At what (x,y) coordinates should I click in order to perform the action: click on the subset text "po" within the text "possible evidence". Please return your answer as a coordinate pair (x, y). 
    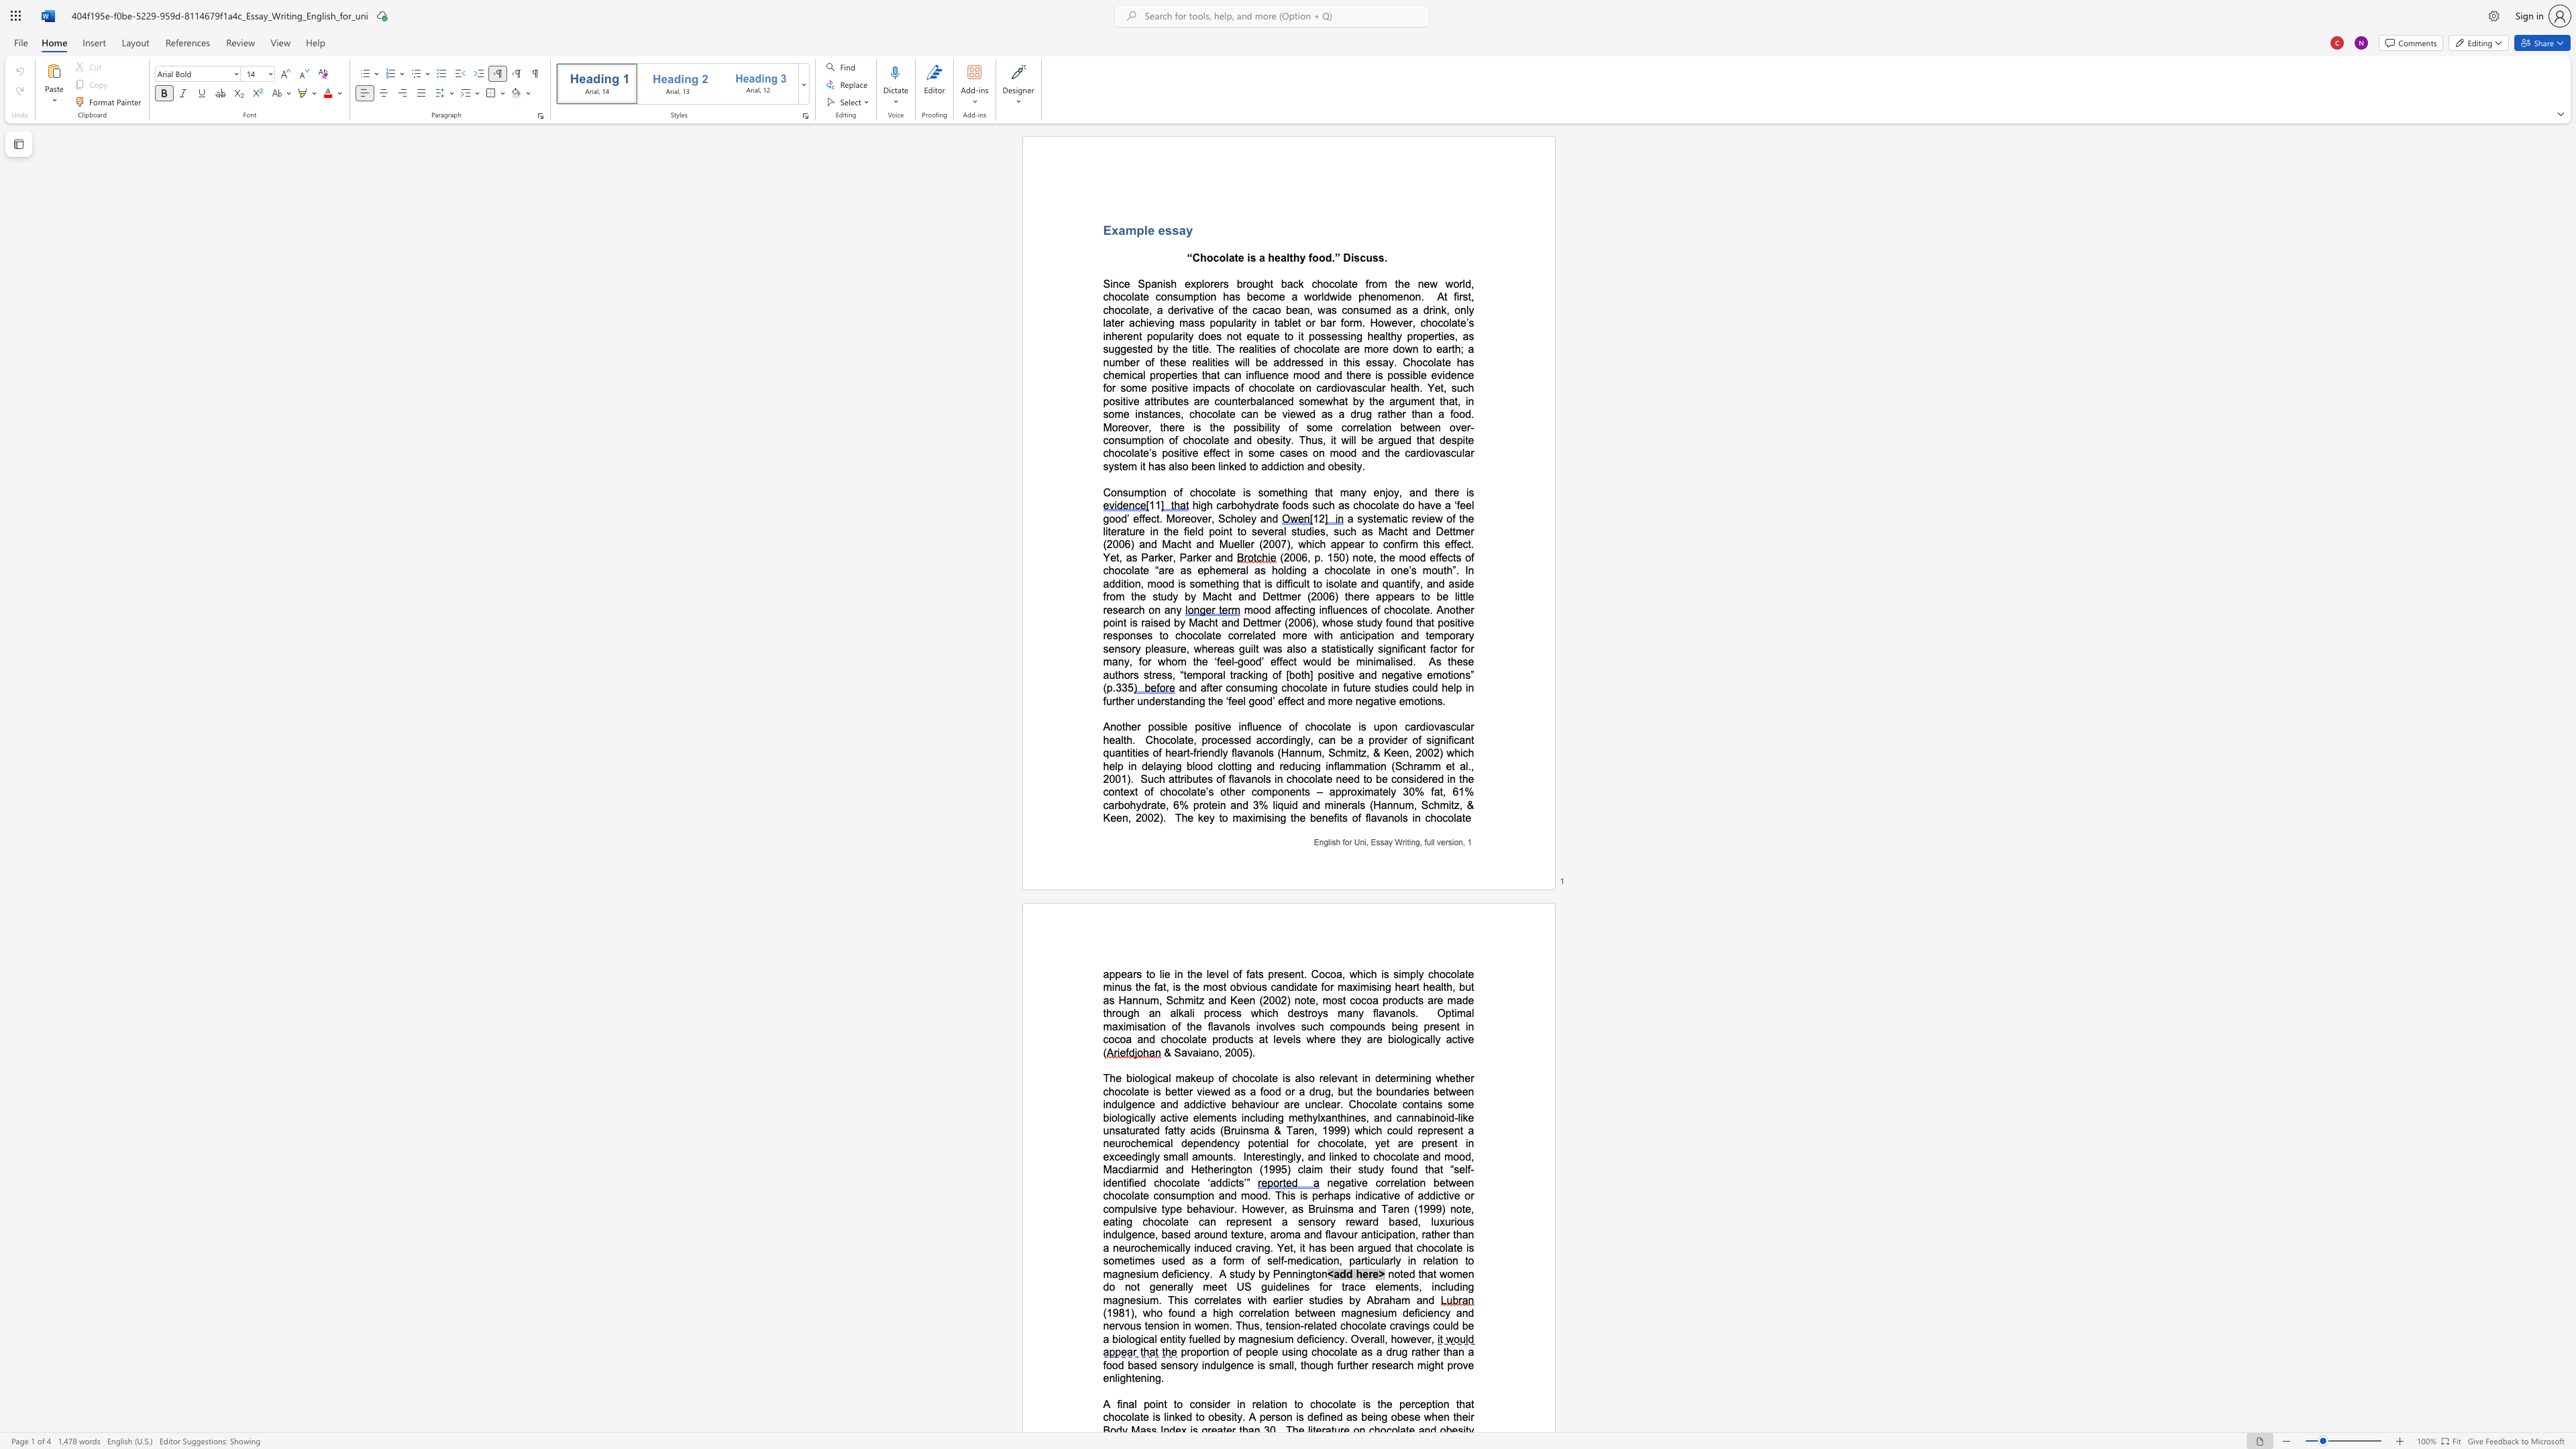
    Looking at the image, I should click on (1387, 374).